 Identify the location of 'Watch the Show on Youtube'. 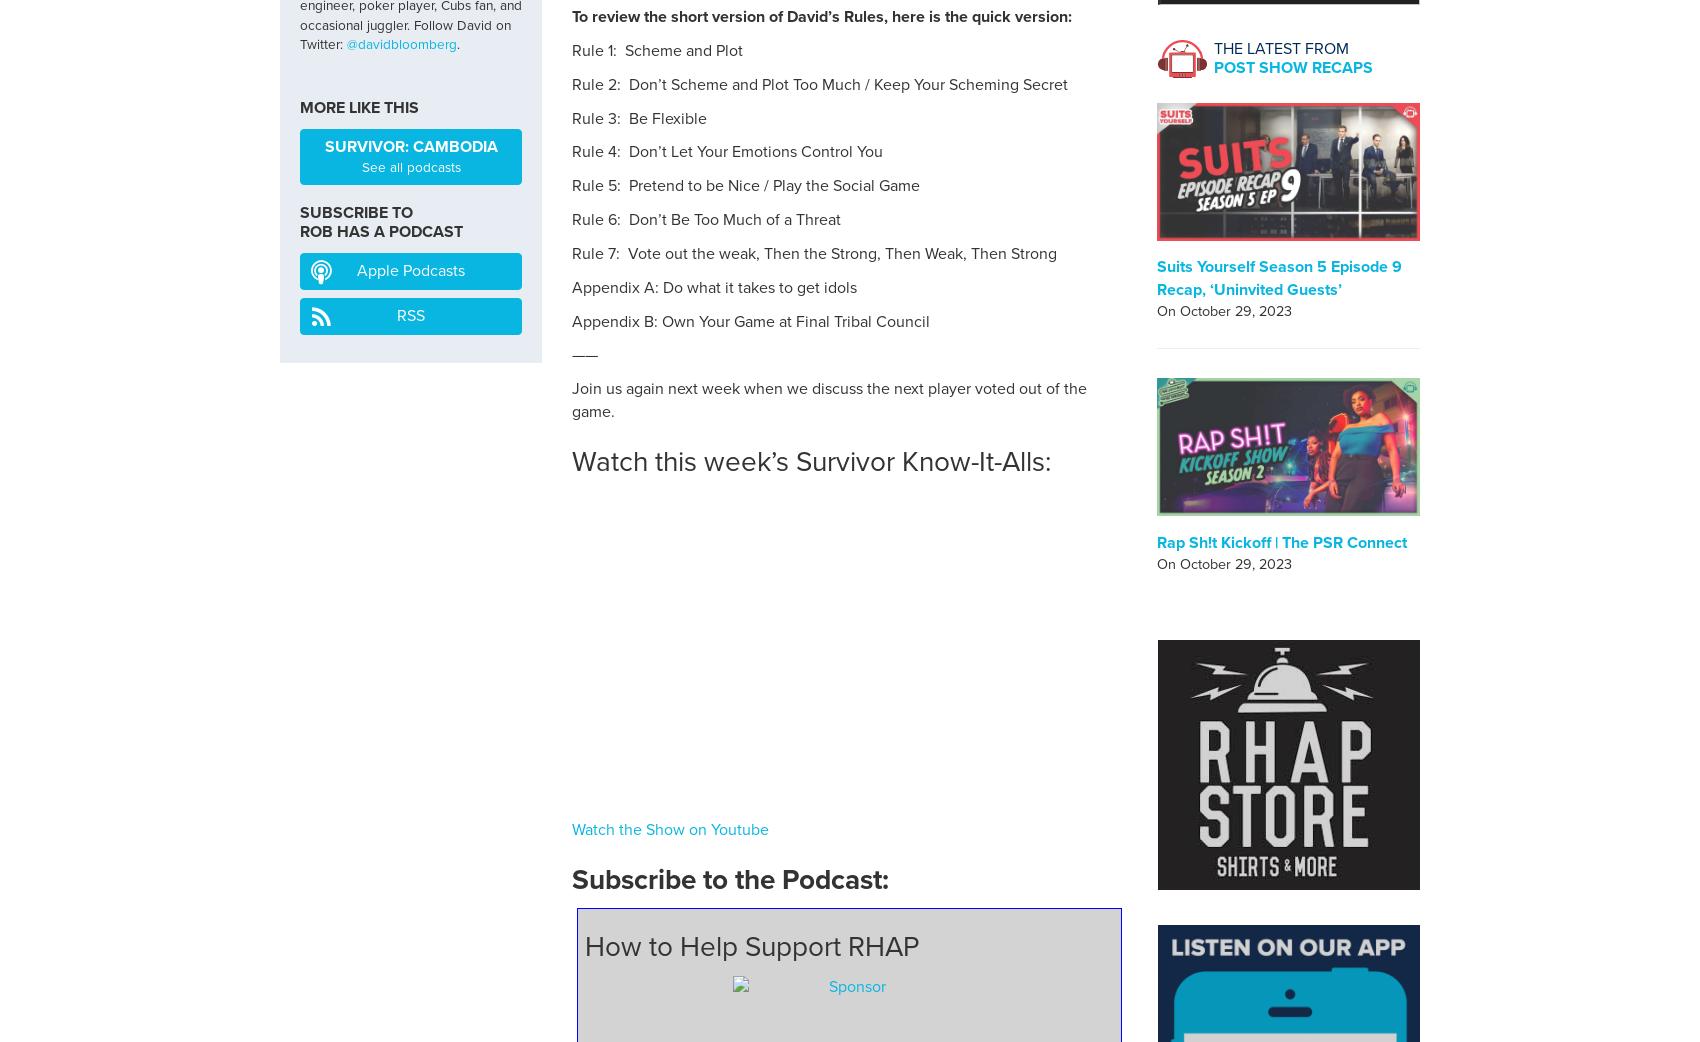
(670, 829).